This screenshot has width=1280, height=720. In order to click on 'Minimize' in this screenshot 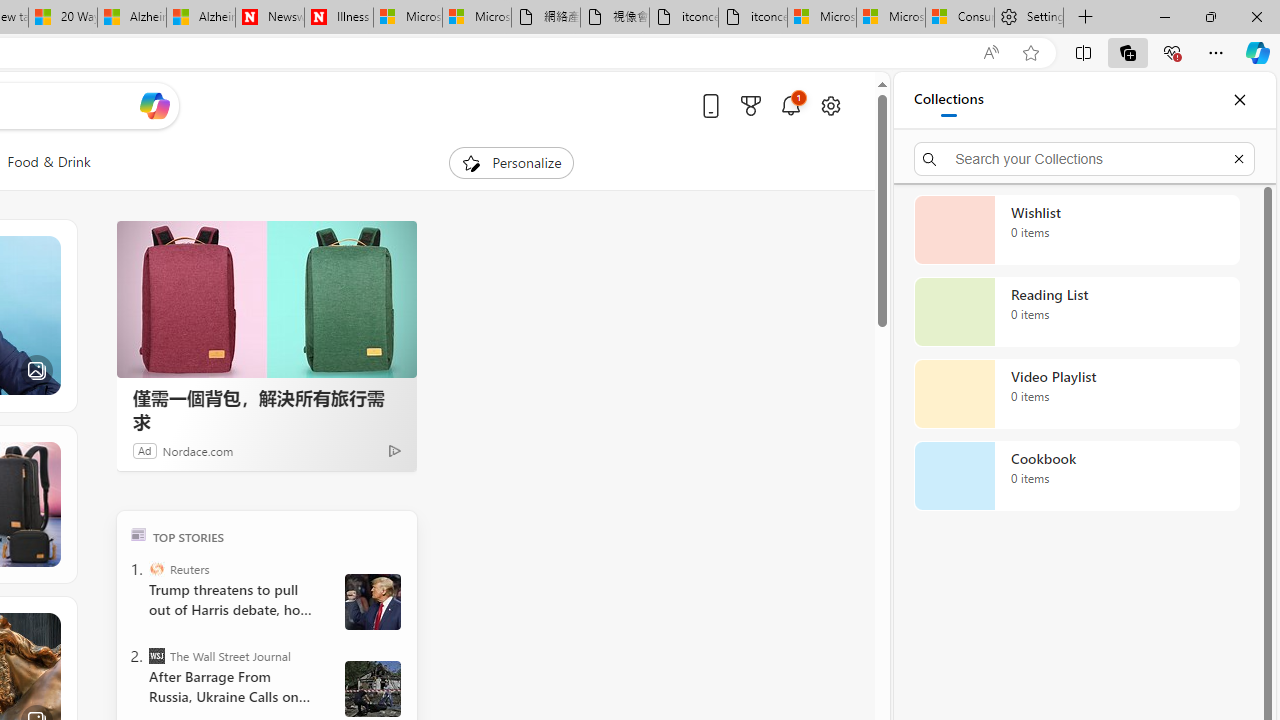, I will do `click(1164, 16)`.